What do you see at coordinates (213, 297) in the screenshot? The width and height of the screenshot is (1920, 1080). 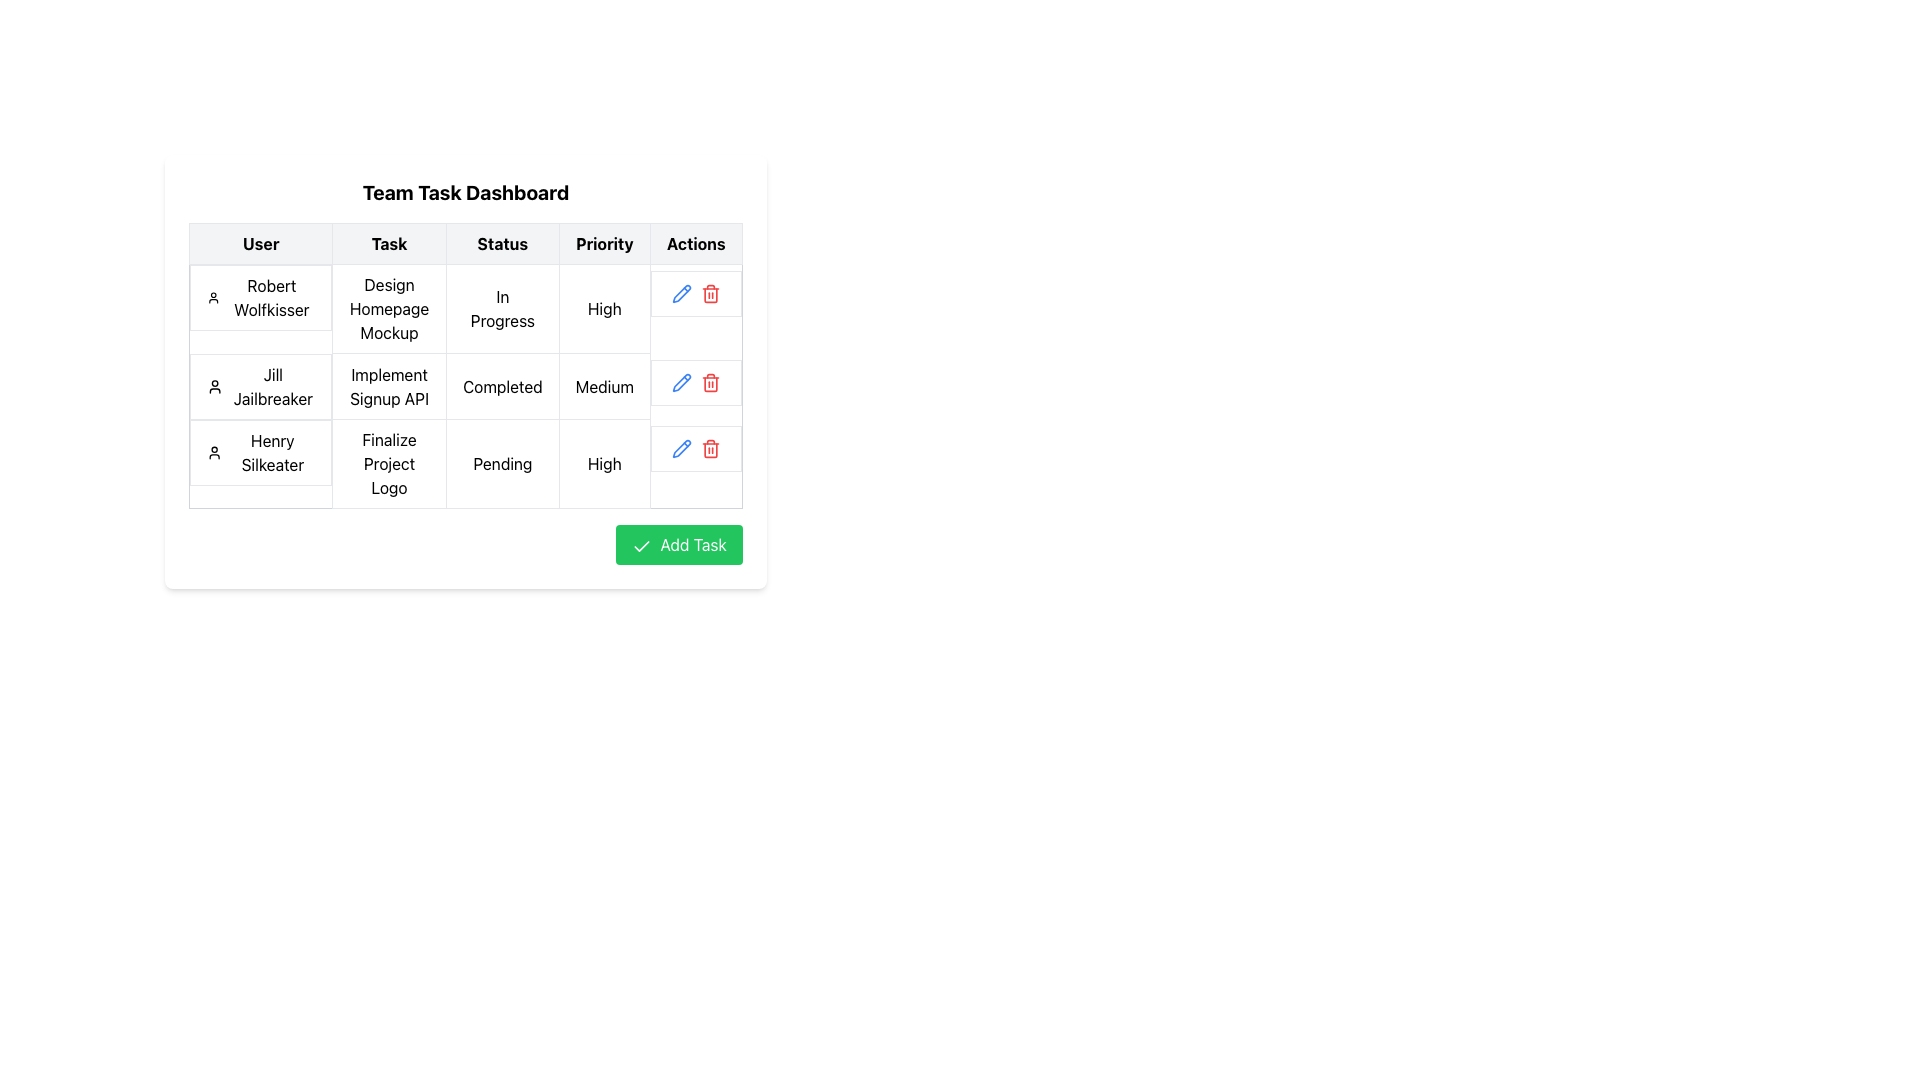 I see `the user avatar icon, which is a black graphical outline of a user, located to the left of the user name 'Robert Wolfkisser' in the Team Task Dashboard table` at bounding box center [213, 297].